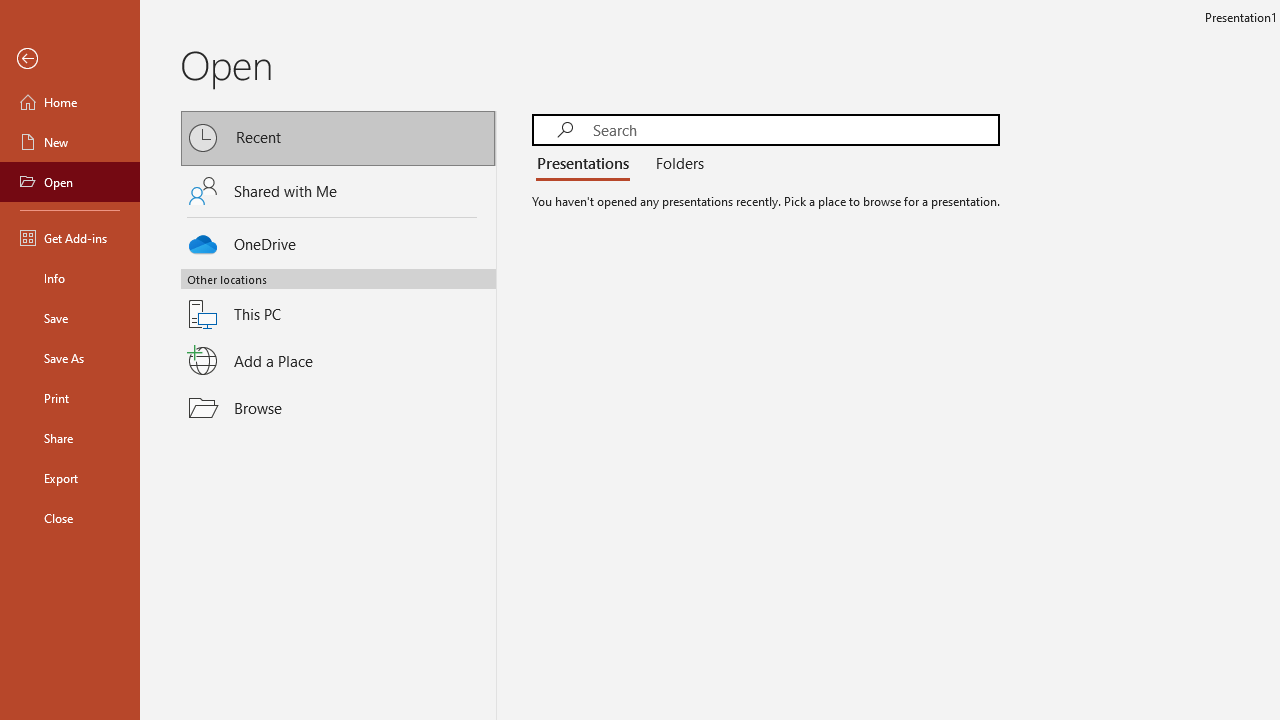 This screenshot has height=720, width=1280. Describe the element at coordinates (676, 163) in the screenshot. I see `'Folders'` at that location.